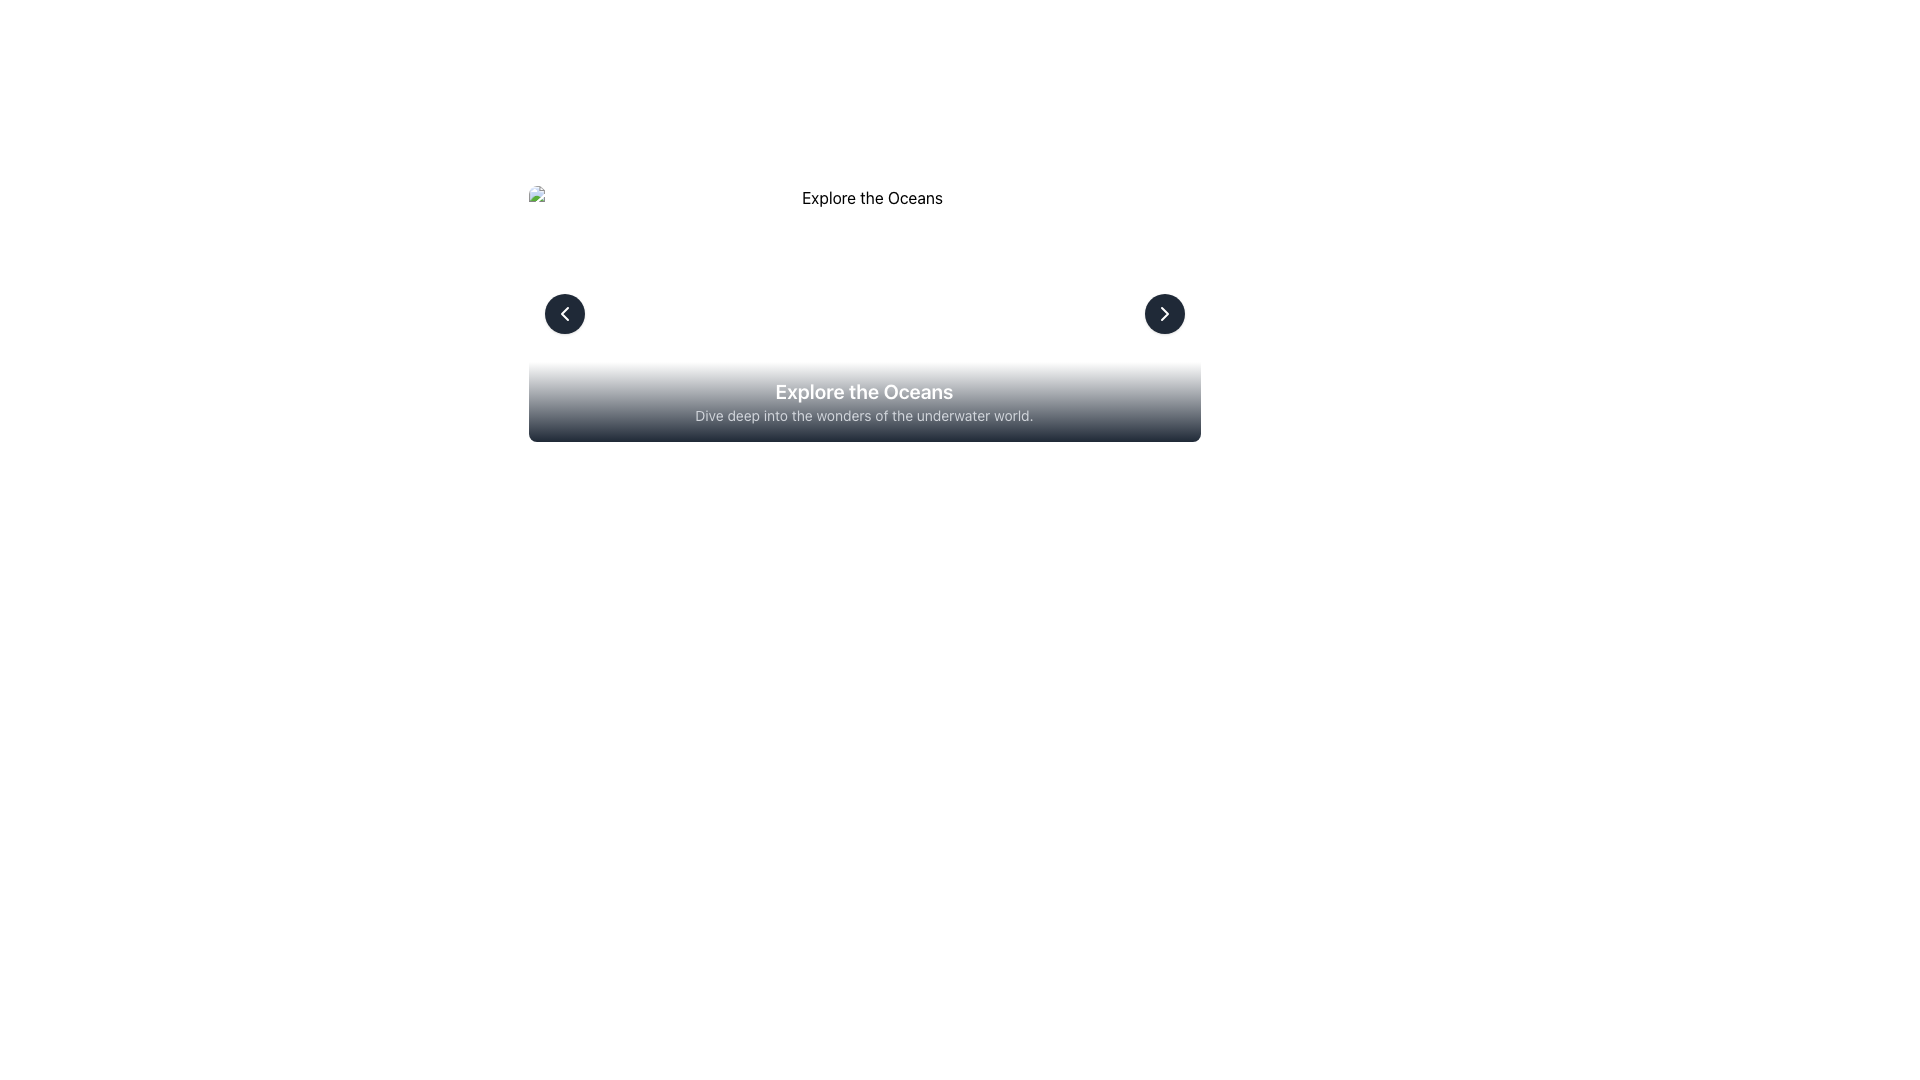  What do you see at coordinates (1164, 313) in the screenshot?
I see `the vector graphic part of the arrow icon located within the circular button on the right-hand side of the gradient-styled banner` at bounding box center [1164, 313].